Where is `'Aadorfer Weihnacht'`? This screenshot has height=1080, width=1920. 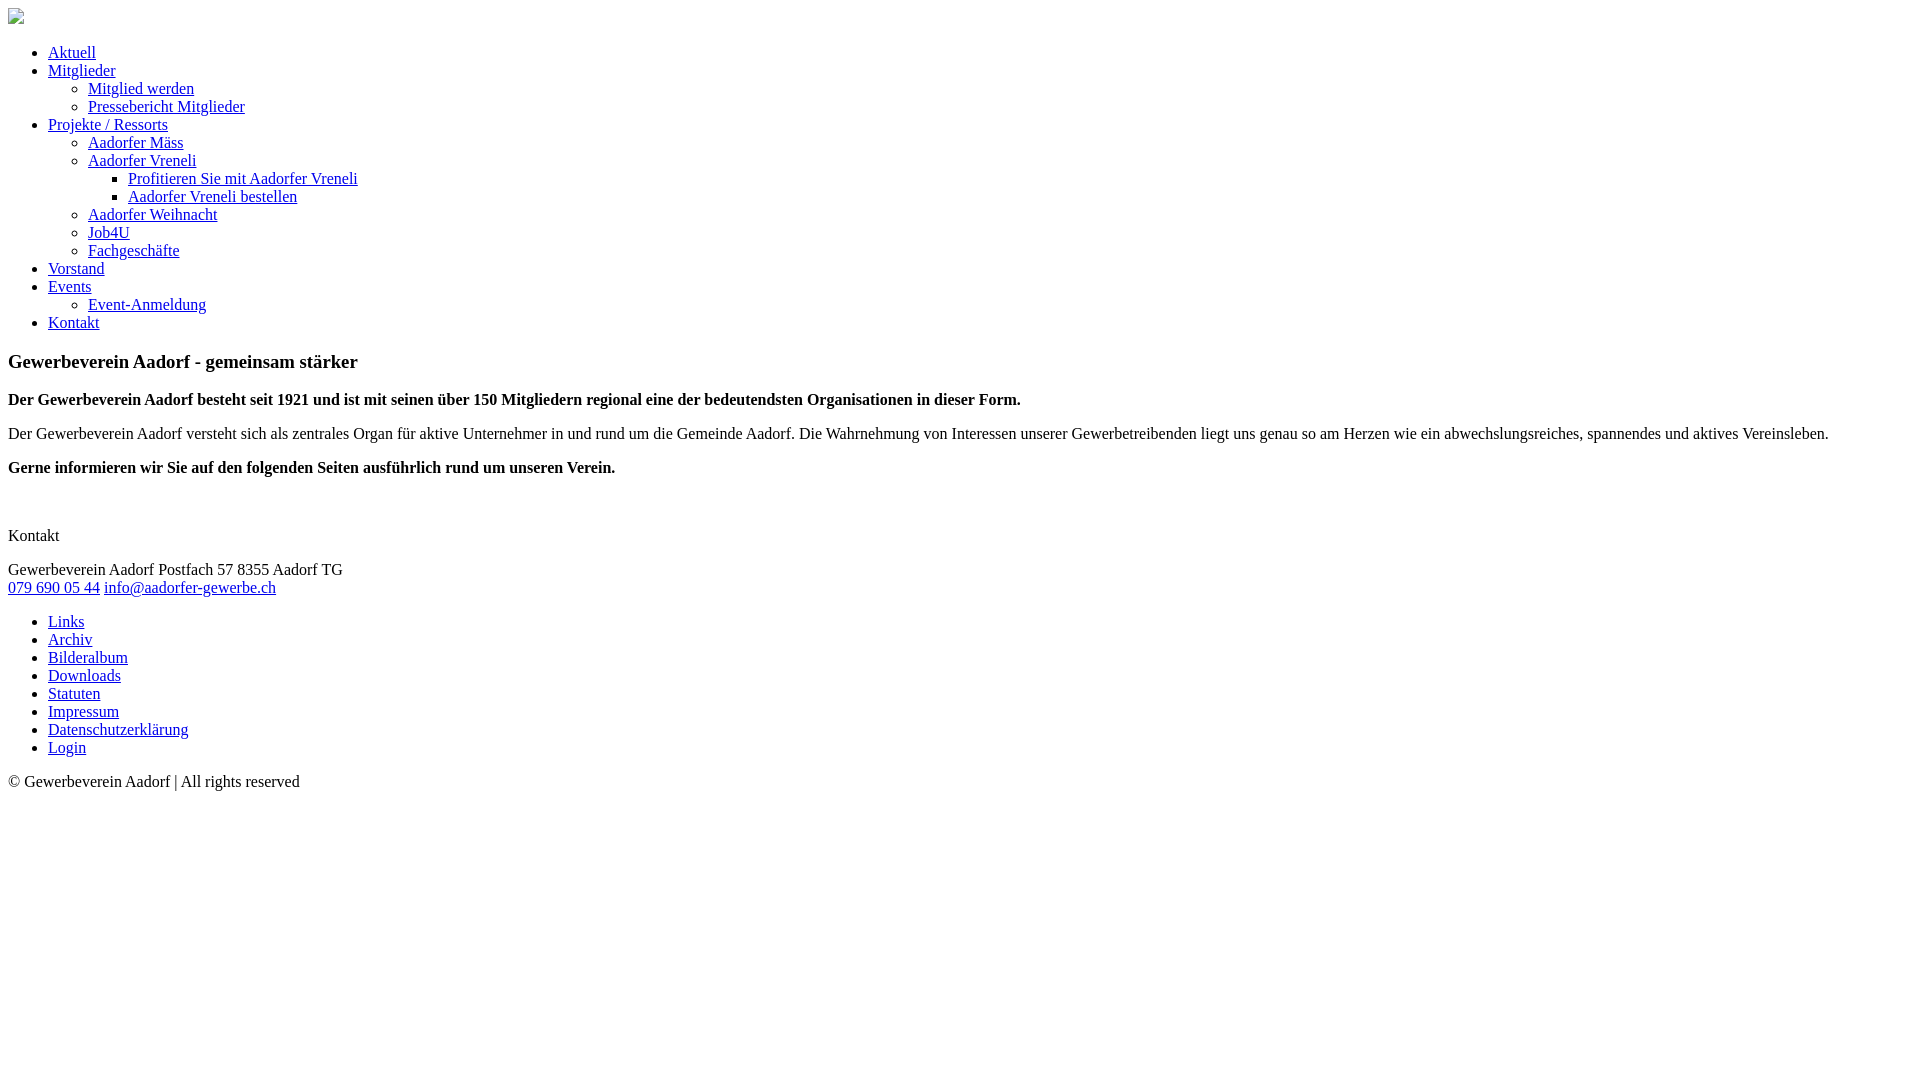
'Aadorfer Weihnacht' is located at coordinates (86, 214).